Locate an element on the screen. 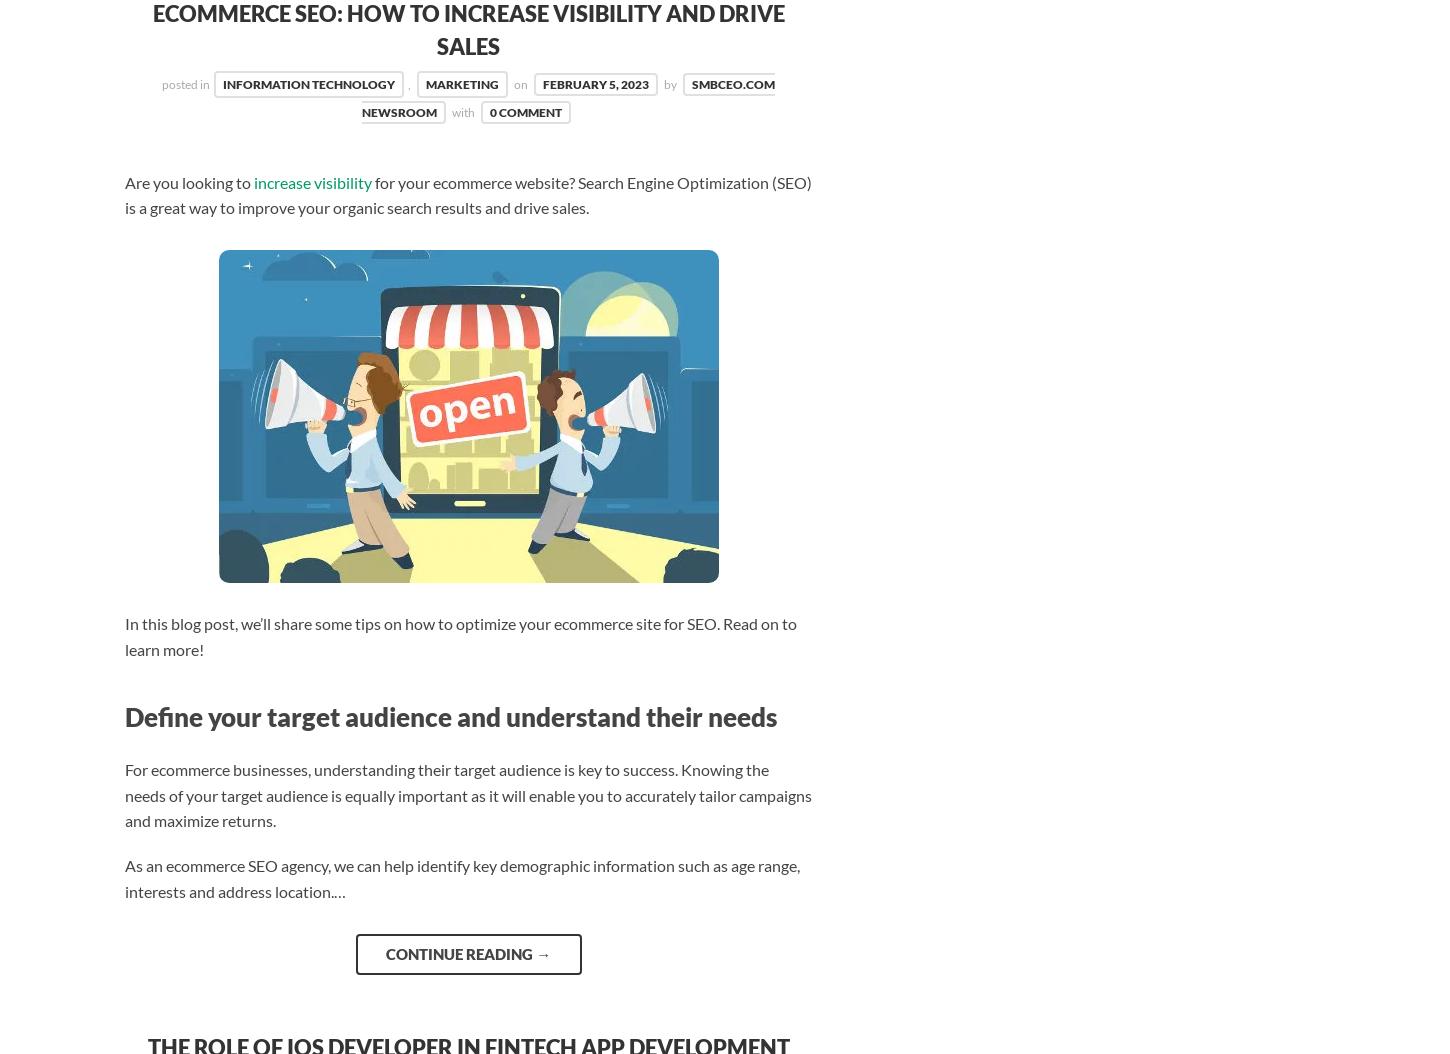 The image size is (1450, 1054). 'for your ecommerce website? Search Engine Optimization (SEO) is a great way to improve your organic search results and drive sales.' is located at coordinates (123, 193).